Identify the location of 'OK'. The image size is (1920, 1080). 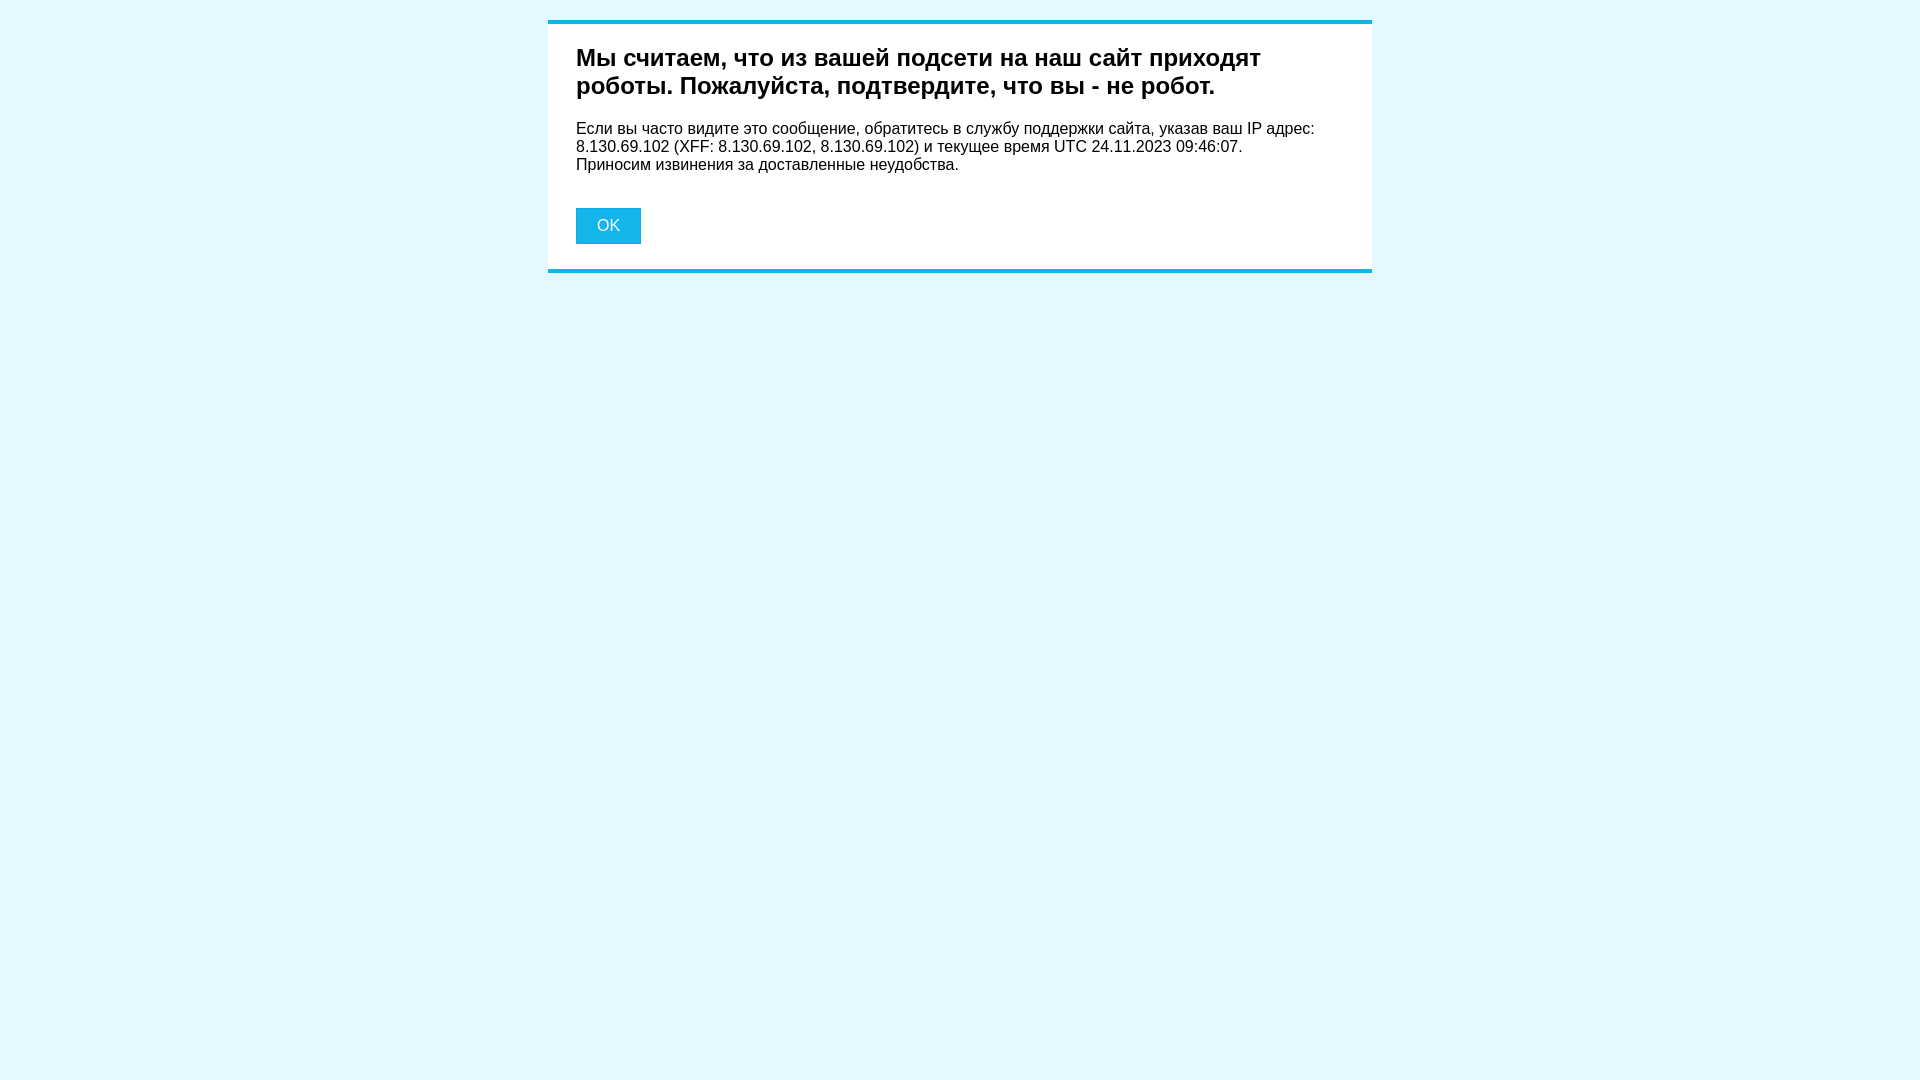
(607, 225).